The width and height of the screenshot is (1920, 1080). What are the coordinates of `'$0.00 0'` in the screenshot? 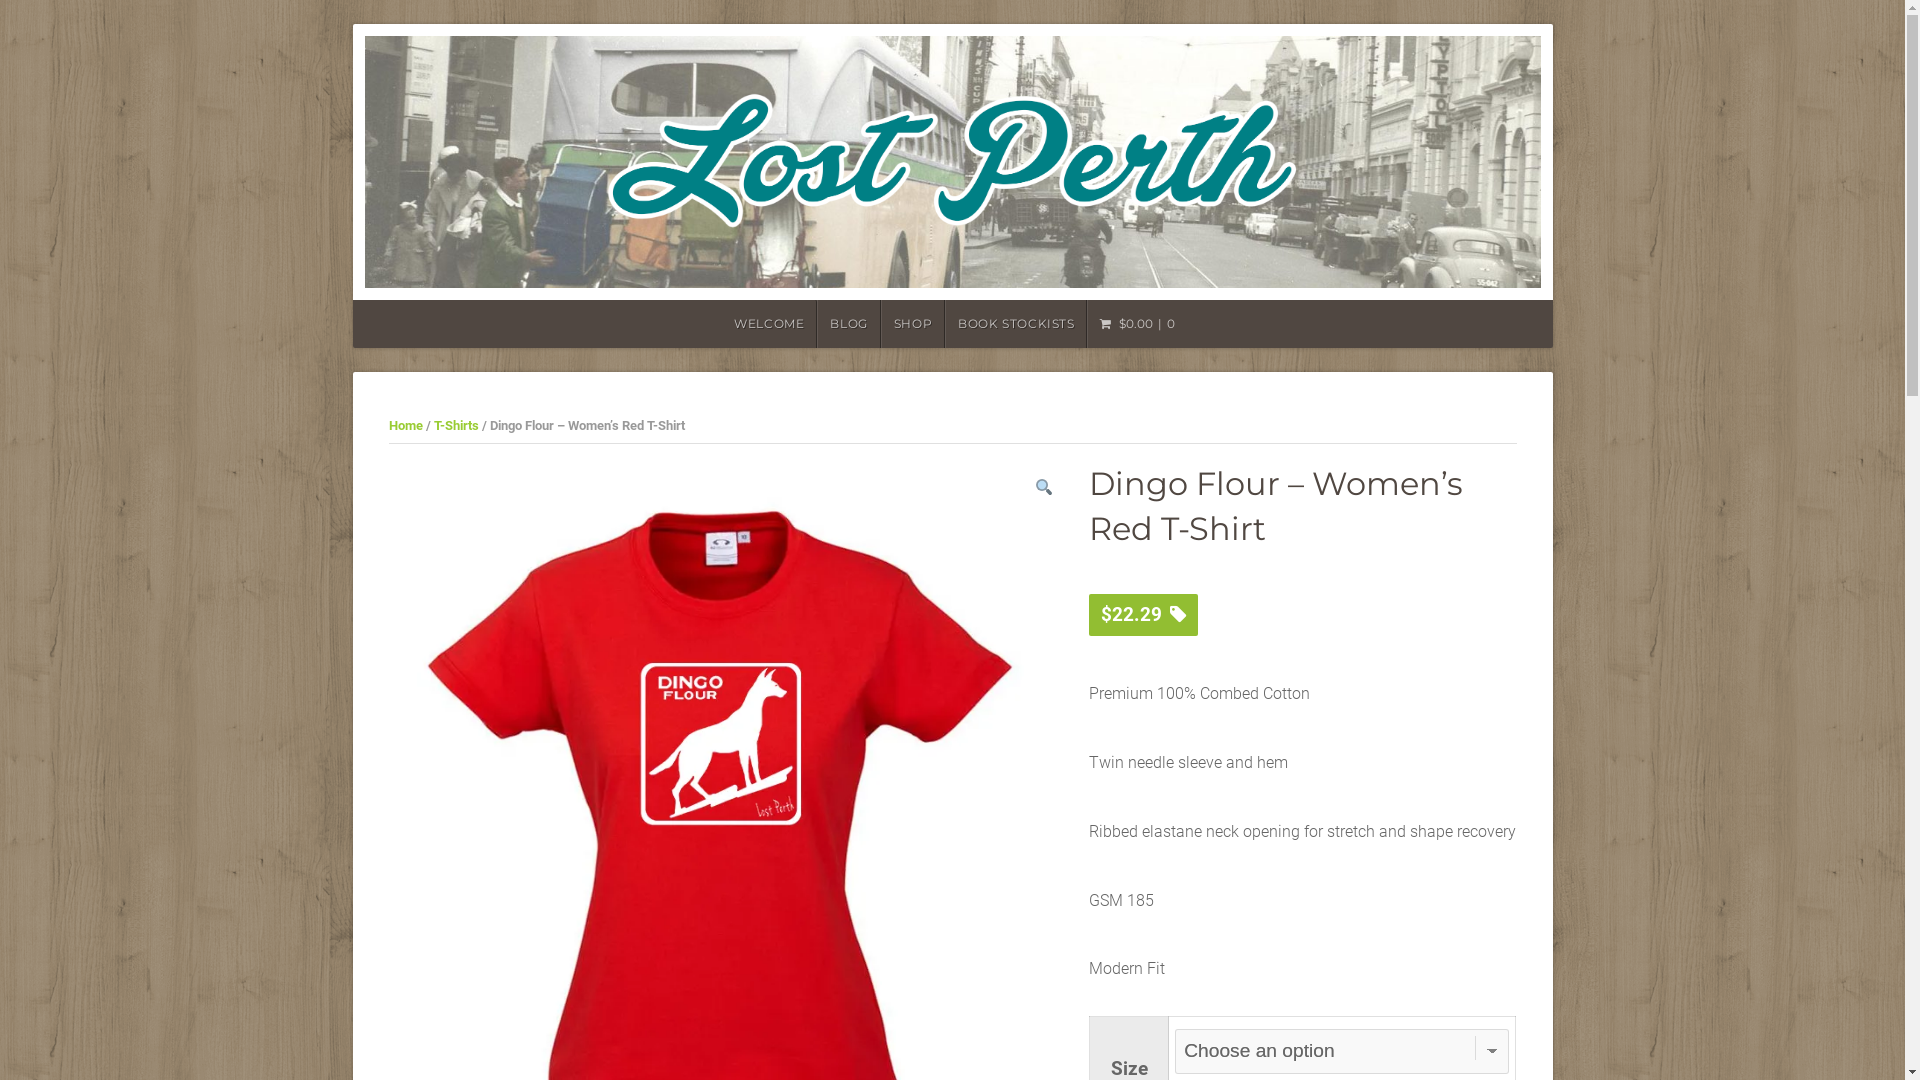 It's located at (1085, 323).